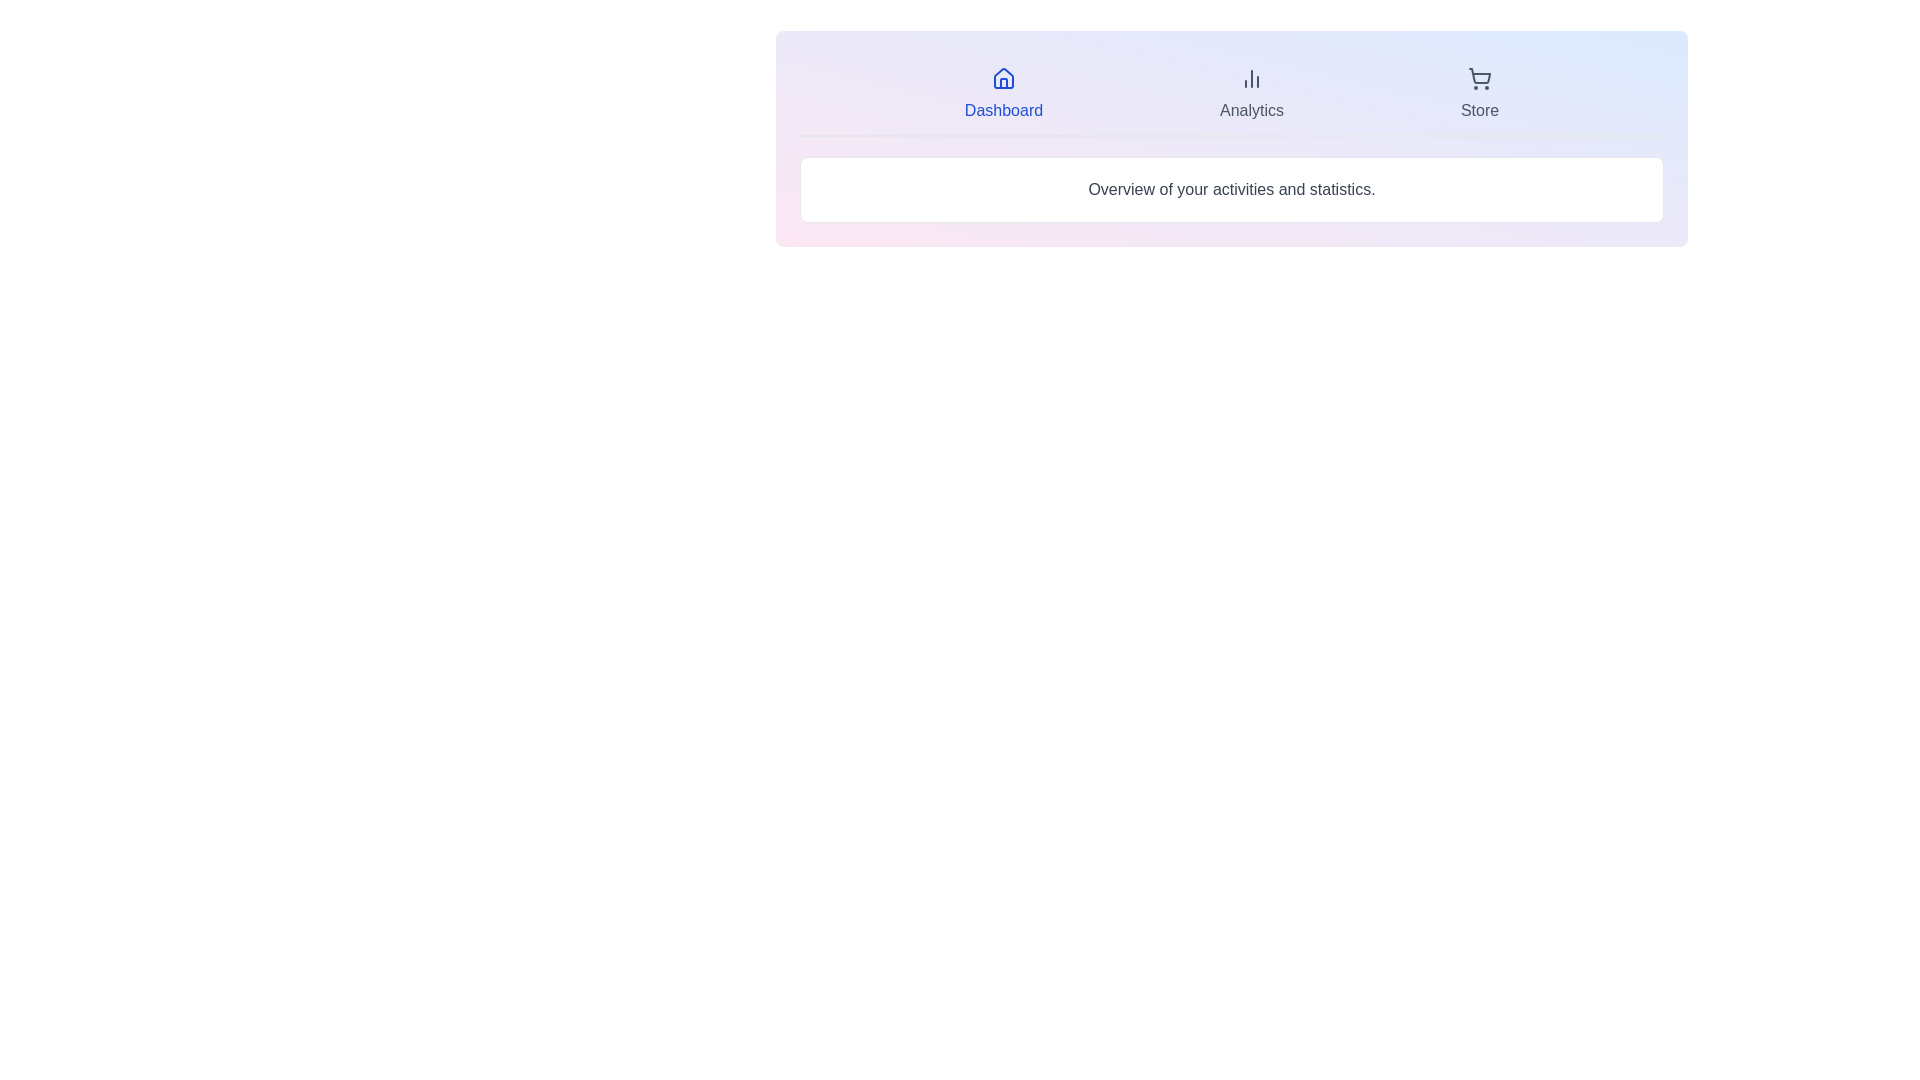  I want to click on the Dashboard tab in the AdvancedTabs component, so click(1003, 95).